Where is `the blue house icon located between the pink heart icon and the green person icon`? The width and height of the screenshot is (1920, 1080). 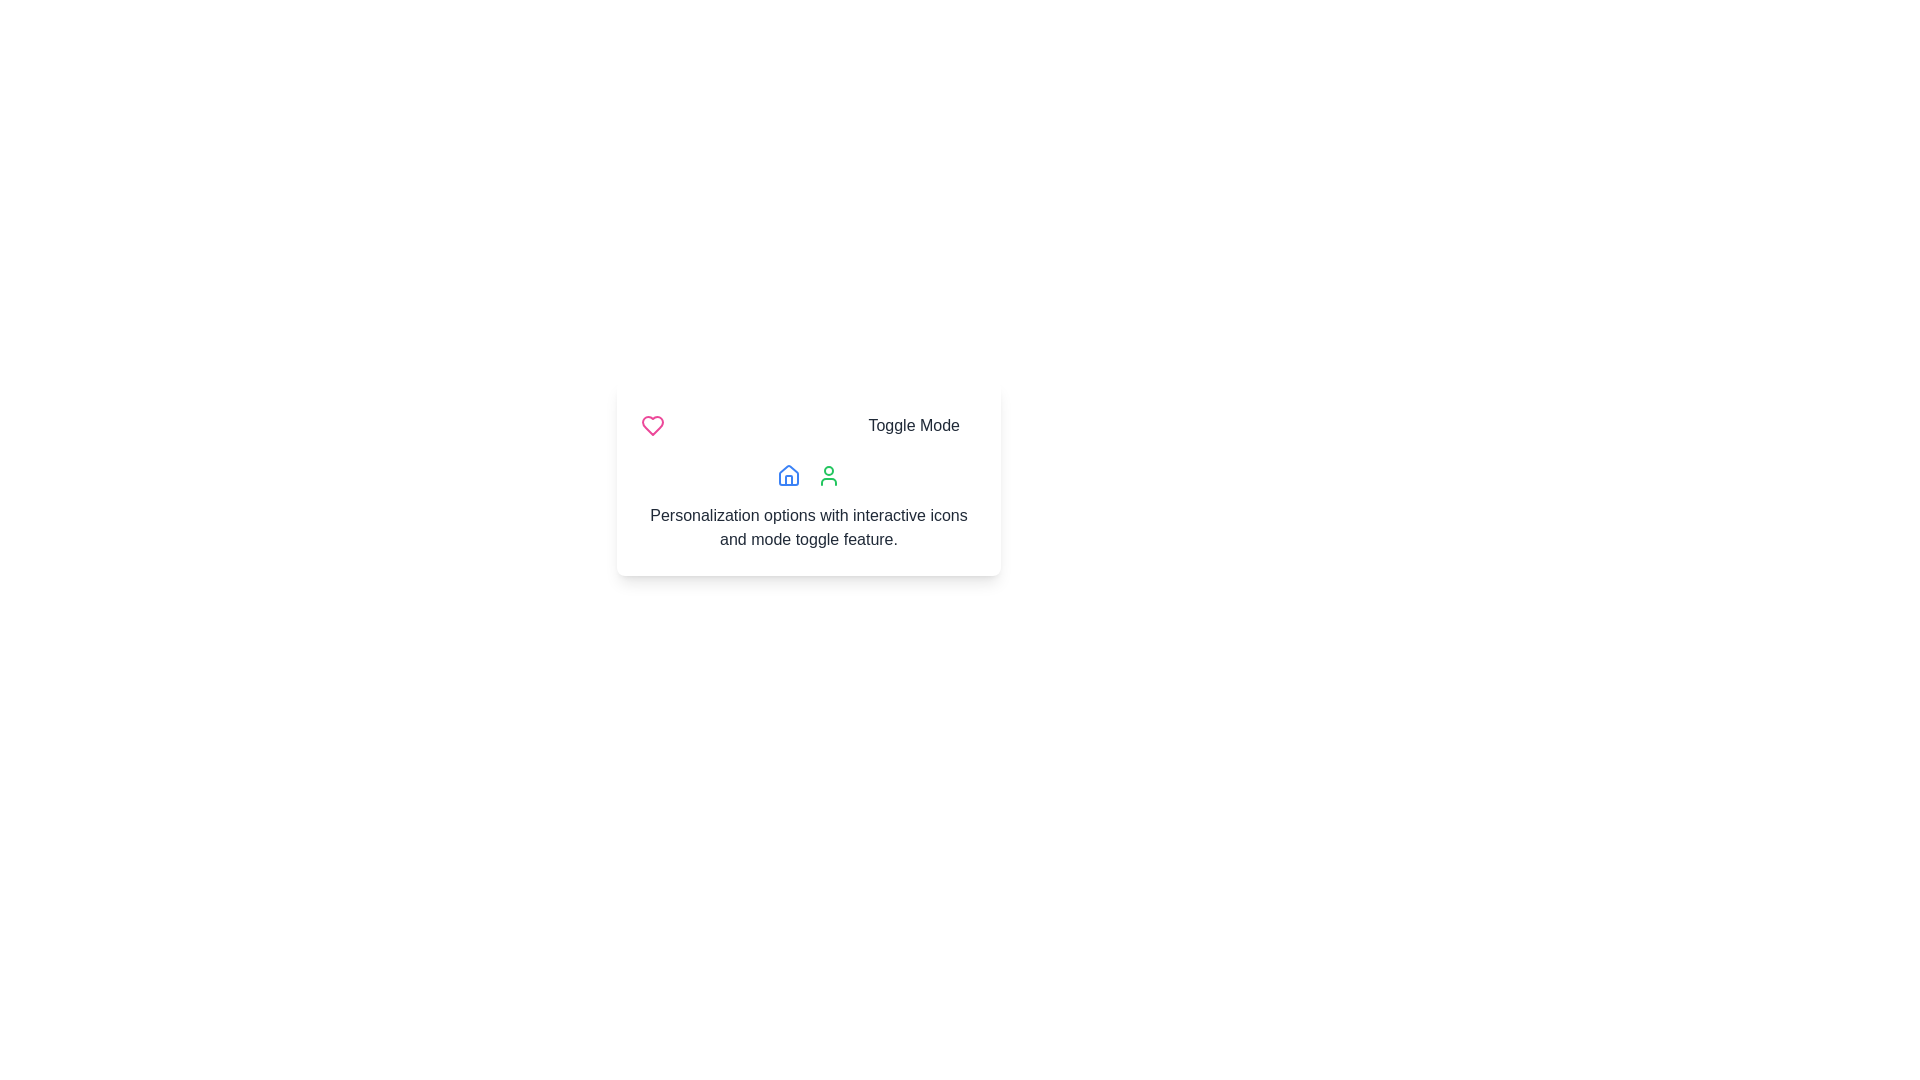 the blue house icon located between the pink heart icon and the green person icon is located at coordinates (787, 474).